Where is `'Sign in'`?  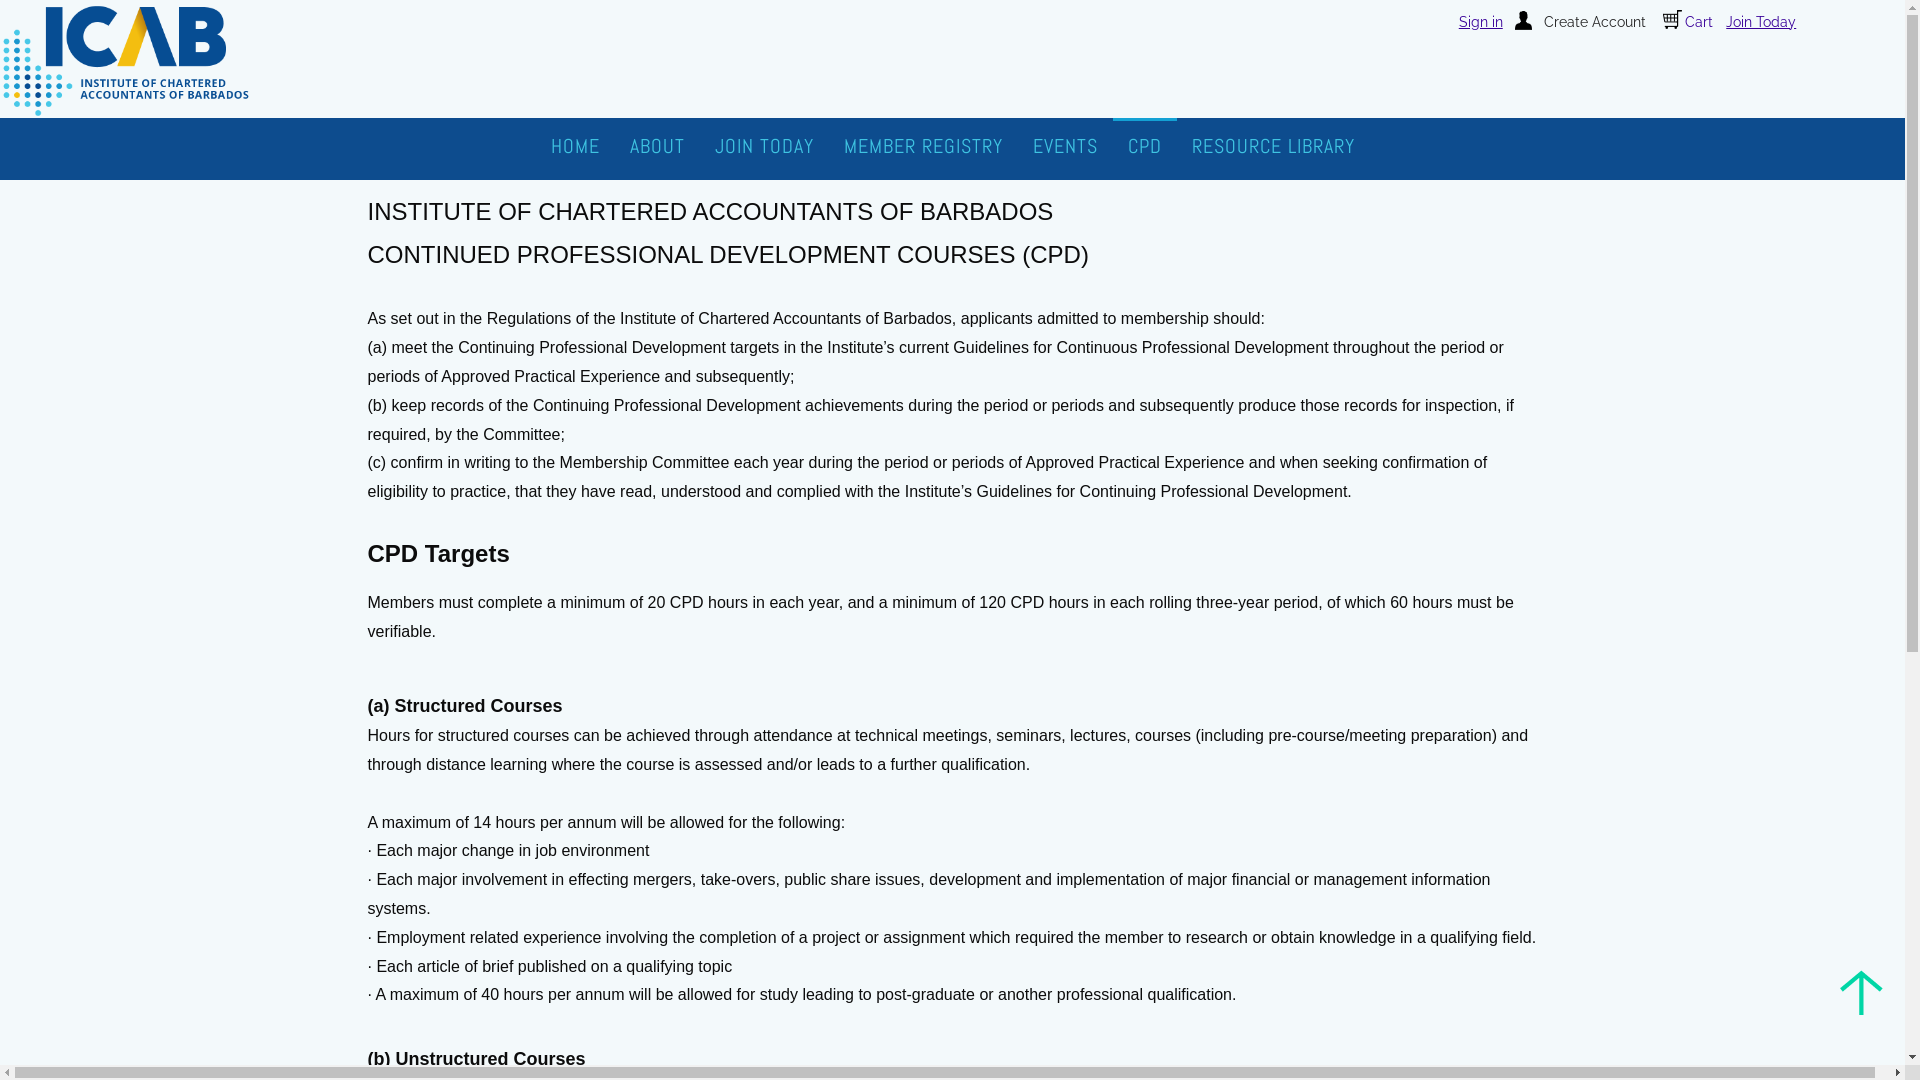 'Sign in' is located at coordinates (1459, 22).